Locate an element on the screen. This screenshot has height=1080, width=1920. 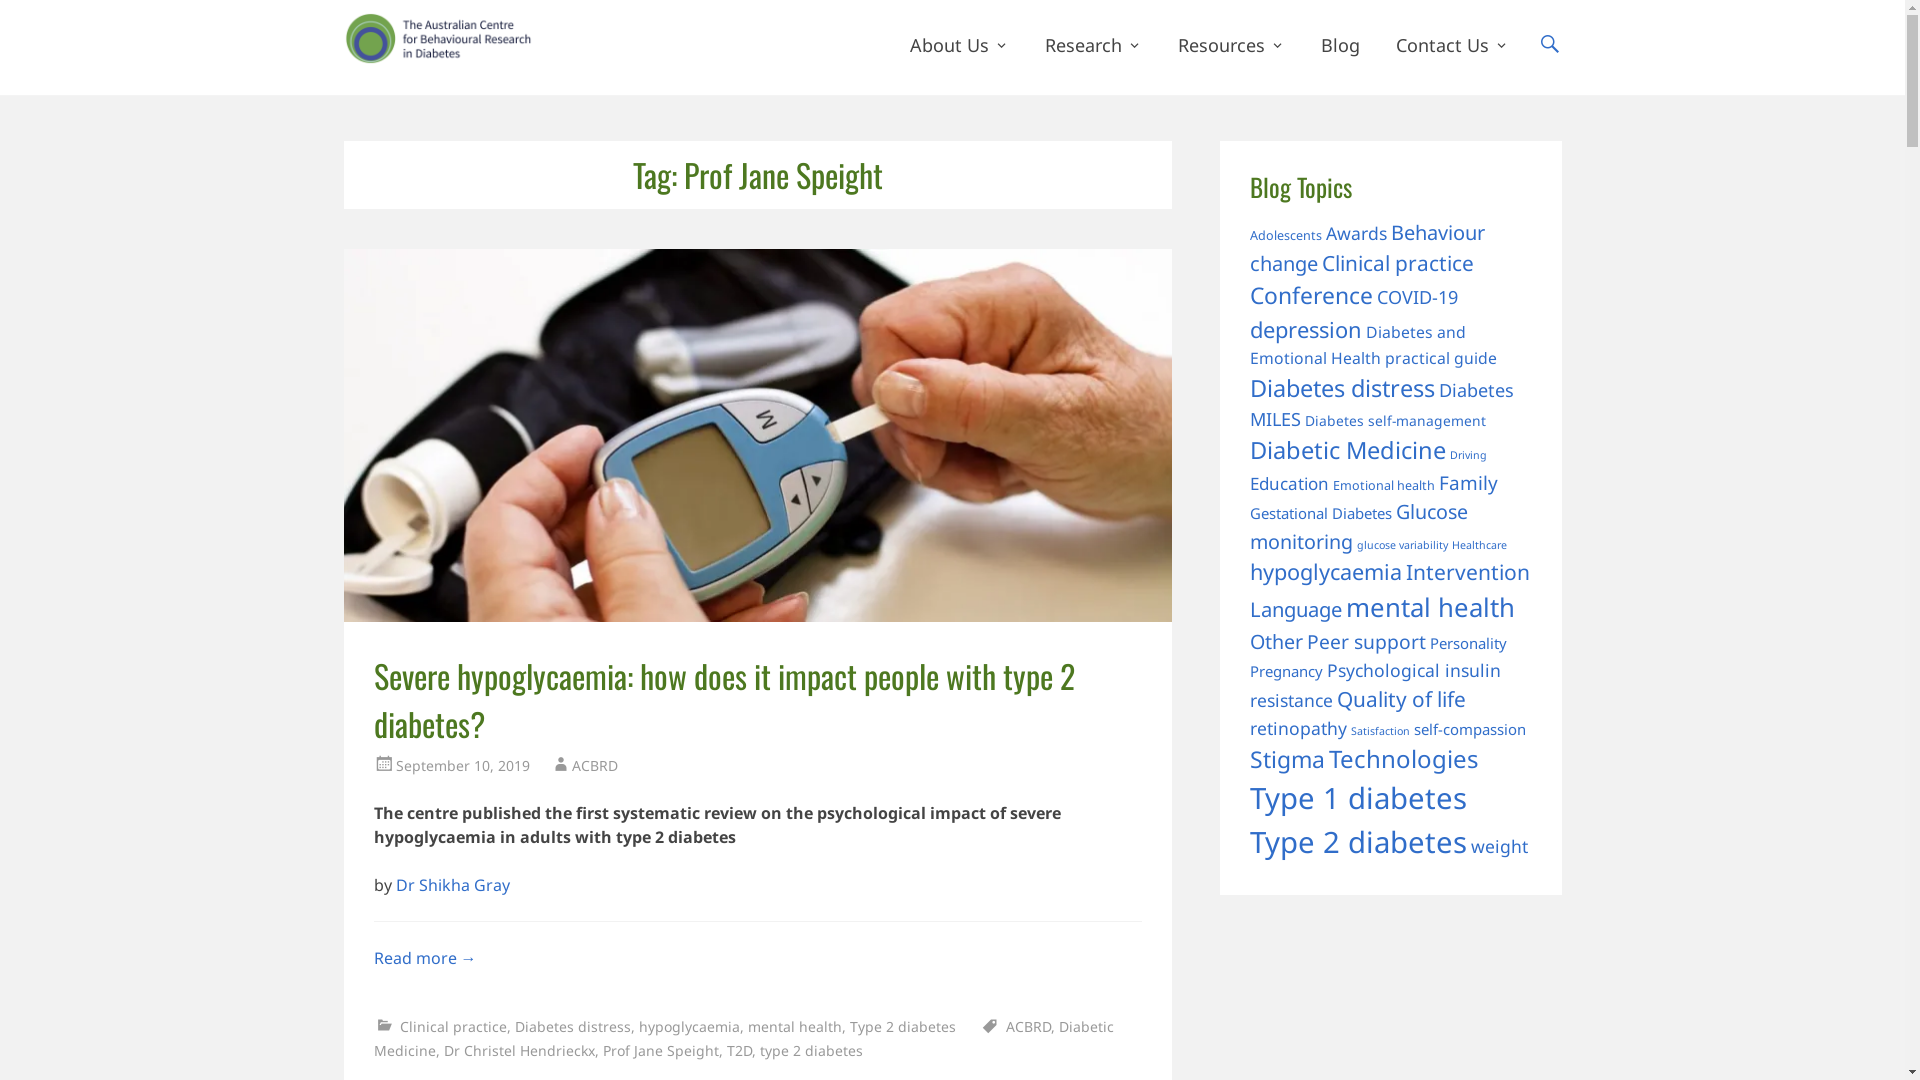
'Contact Us' is located at coordinates (1452, 45).